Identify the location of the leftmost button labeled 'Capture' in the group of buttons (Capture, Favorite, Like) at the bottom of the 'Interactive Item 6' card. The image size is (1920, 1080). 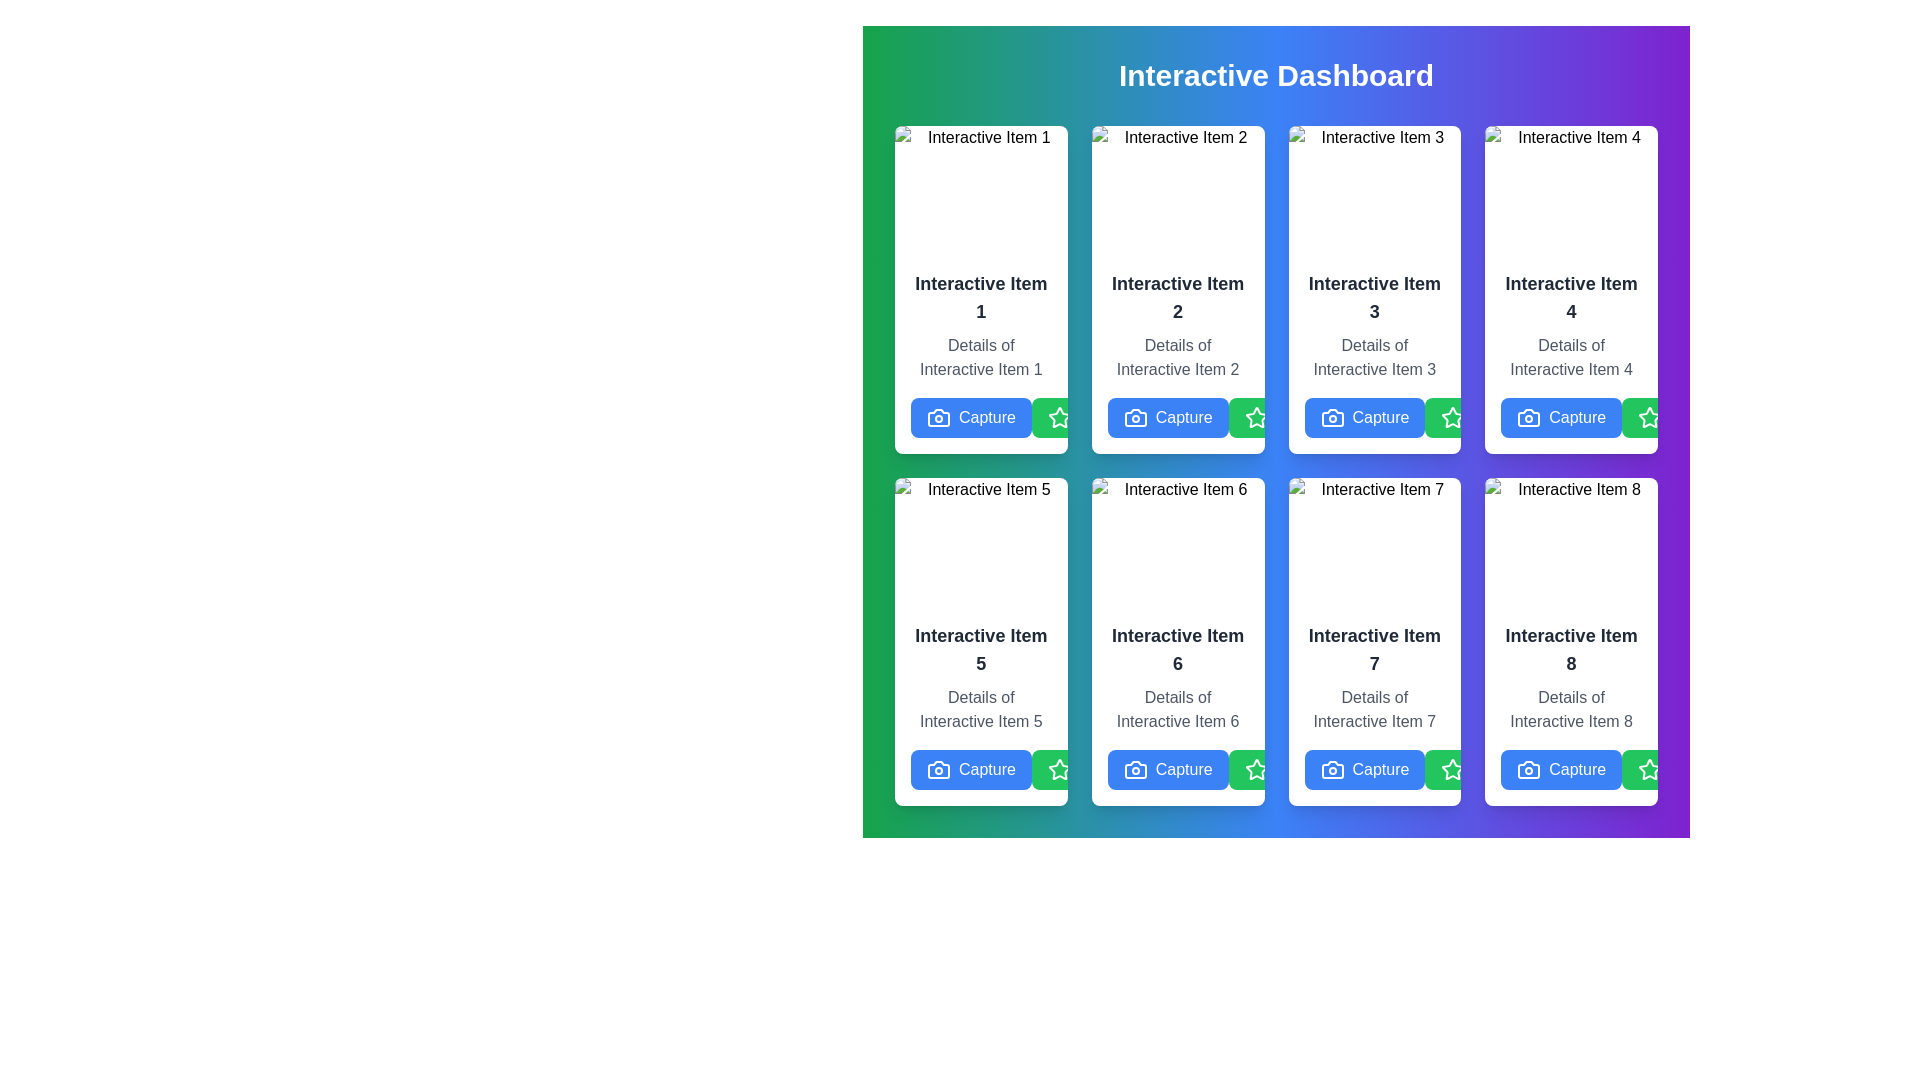
(1168, 416).